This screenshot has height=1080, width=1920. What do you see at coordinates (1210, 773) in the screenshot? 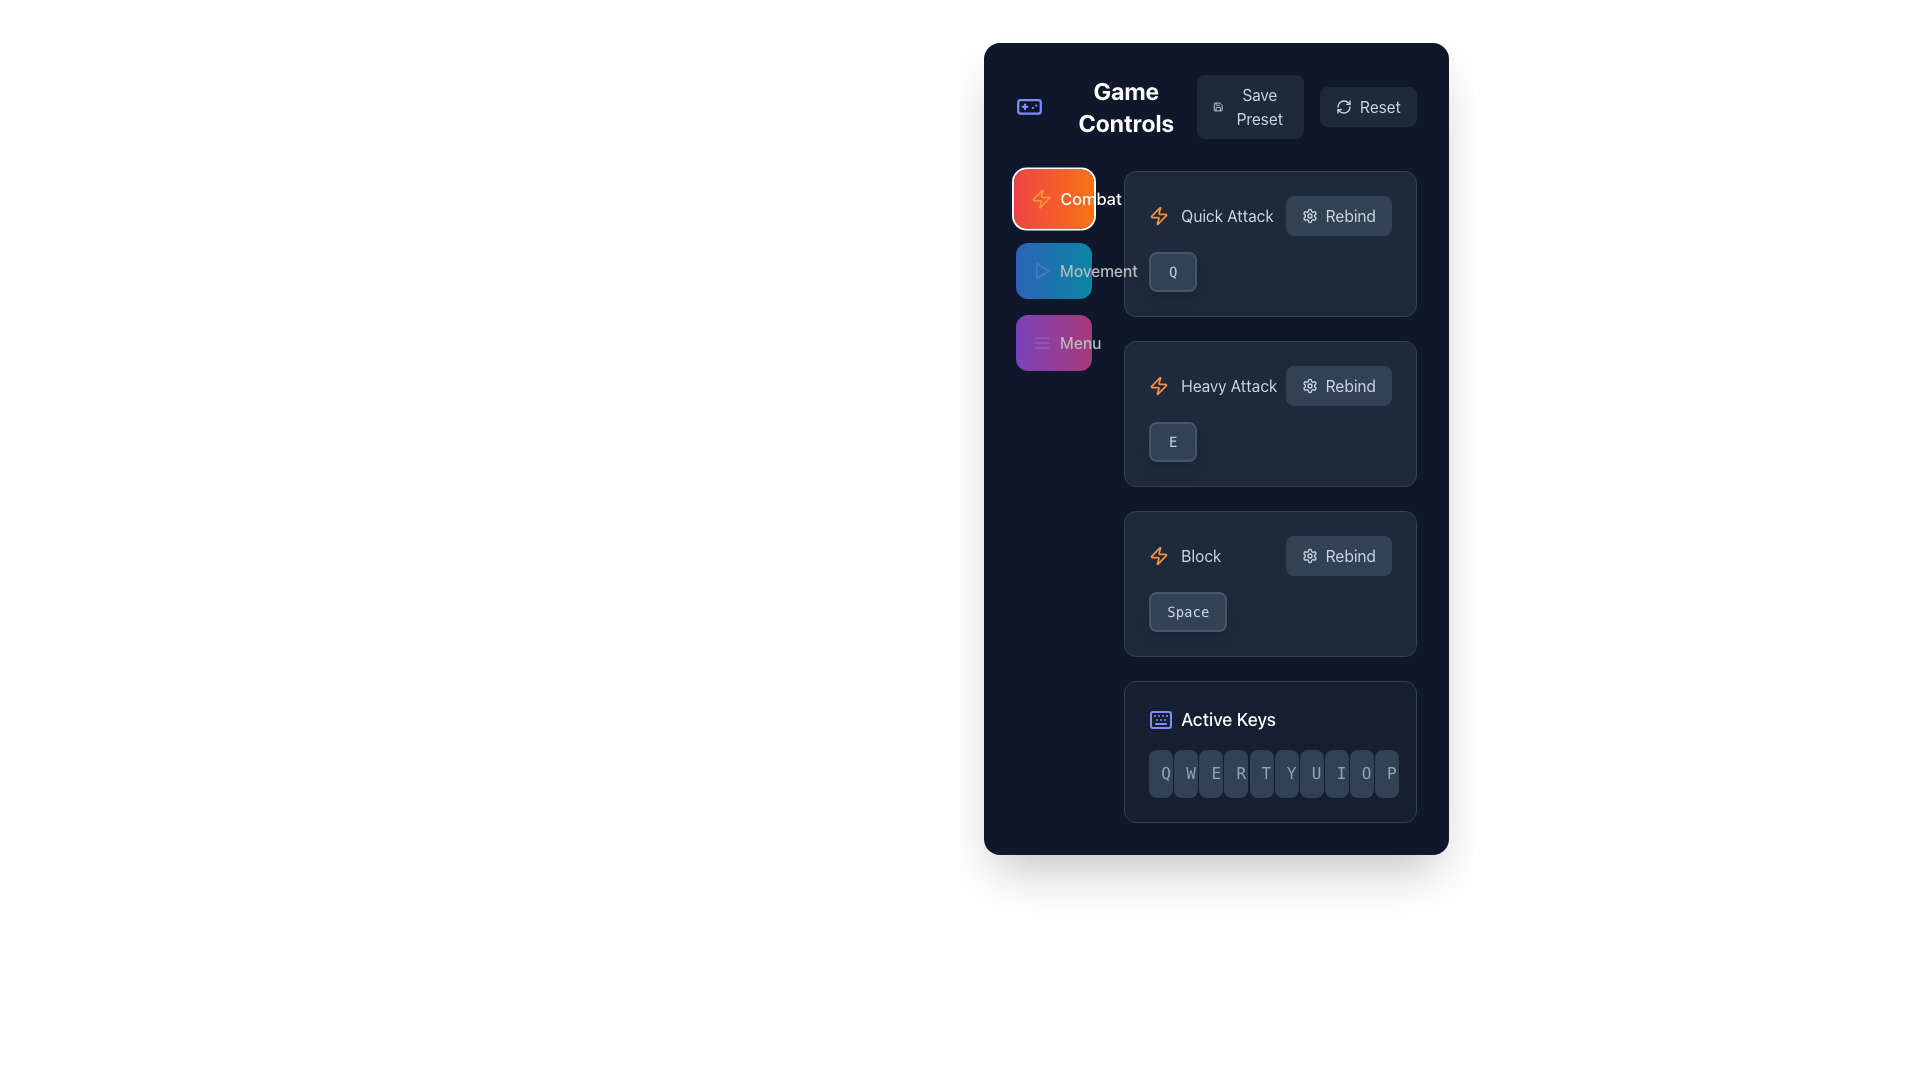
I see `the third button in a row of ten buttons representing the QWERTYUIOP sequence located centrally at the bottom of the interface` at bounding box center [1210, 773].